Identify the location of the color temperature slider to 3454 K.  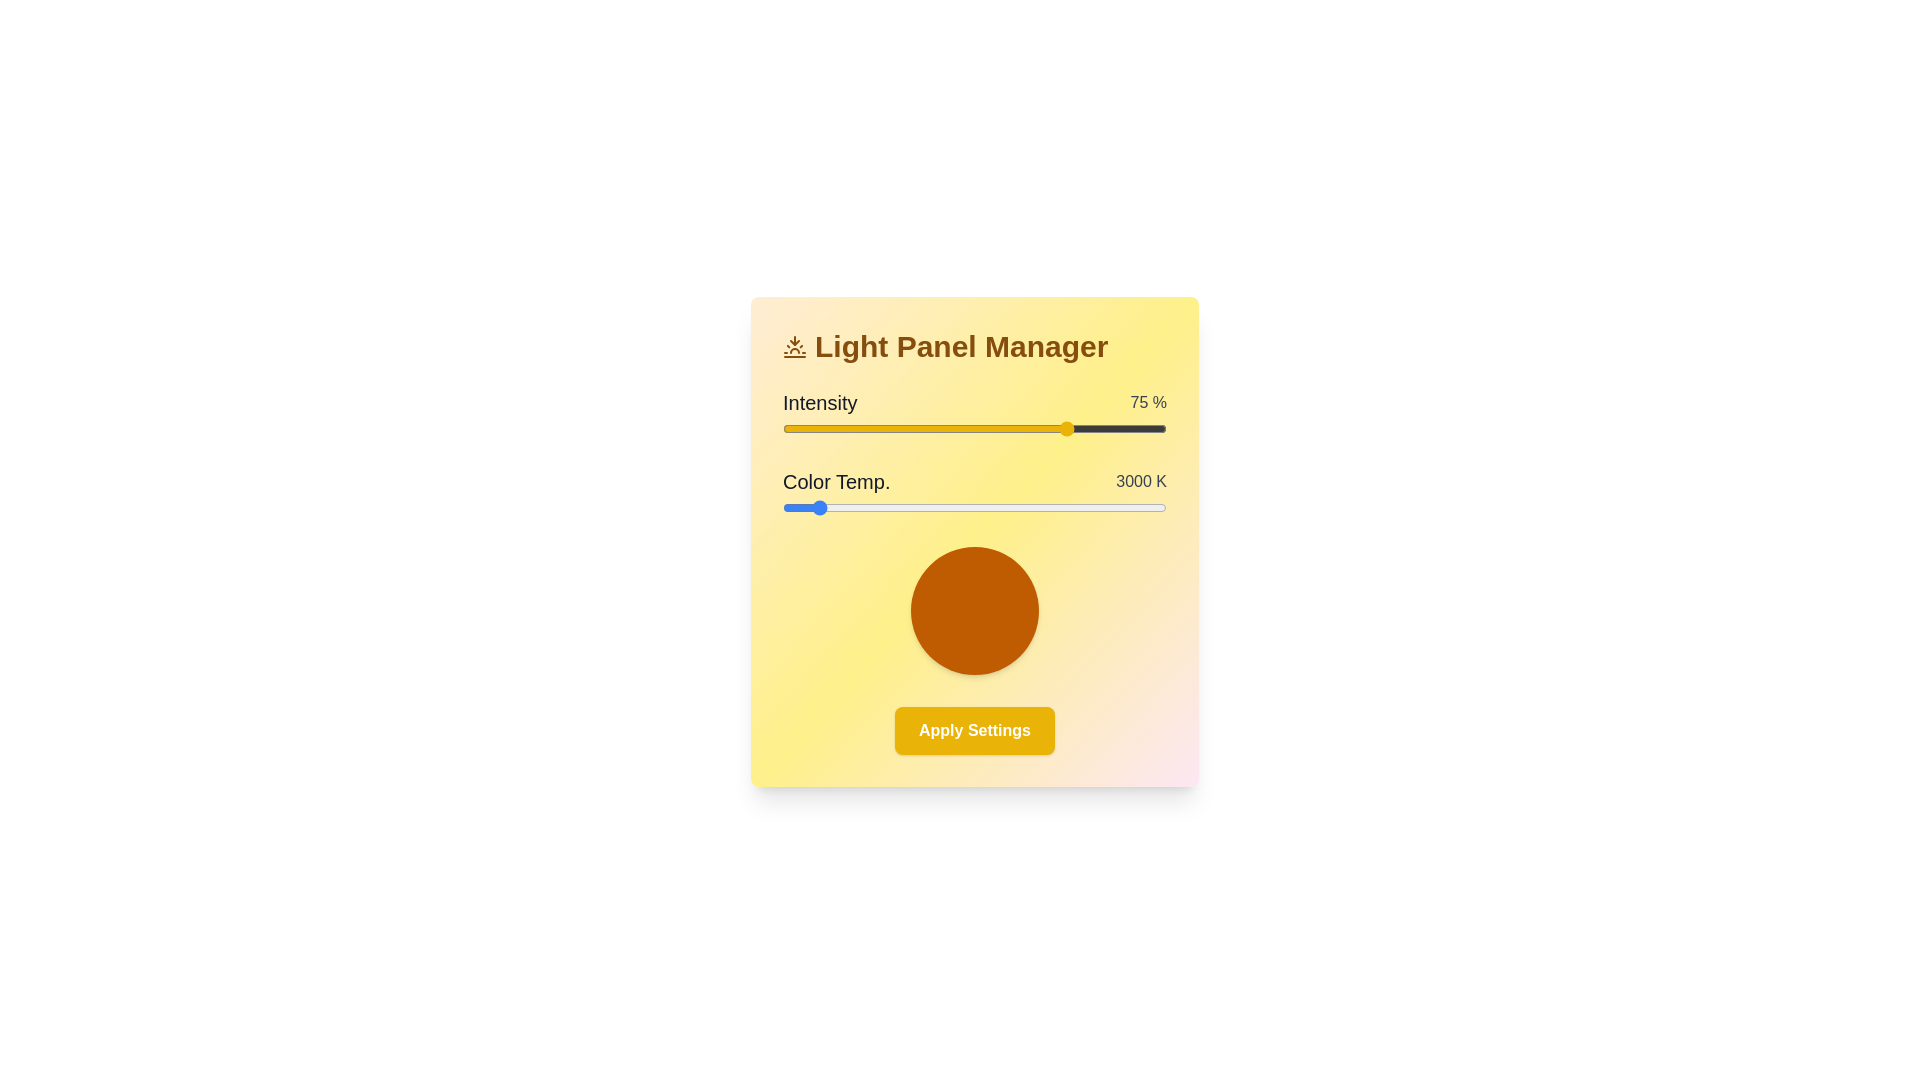
(859, 507).